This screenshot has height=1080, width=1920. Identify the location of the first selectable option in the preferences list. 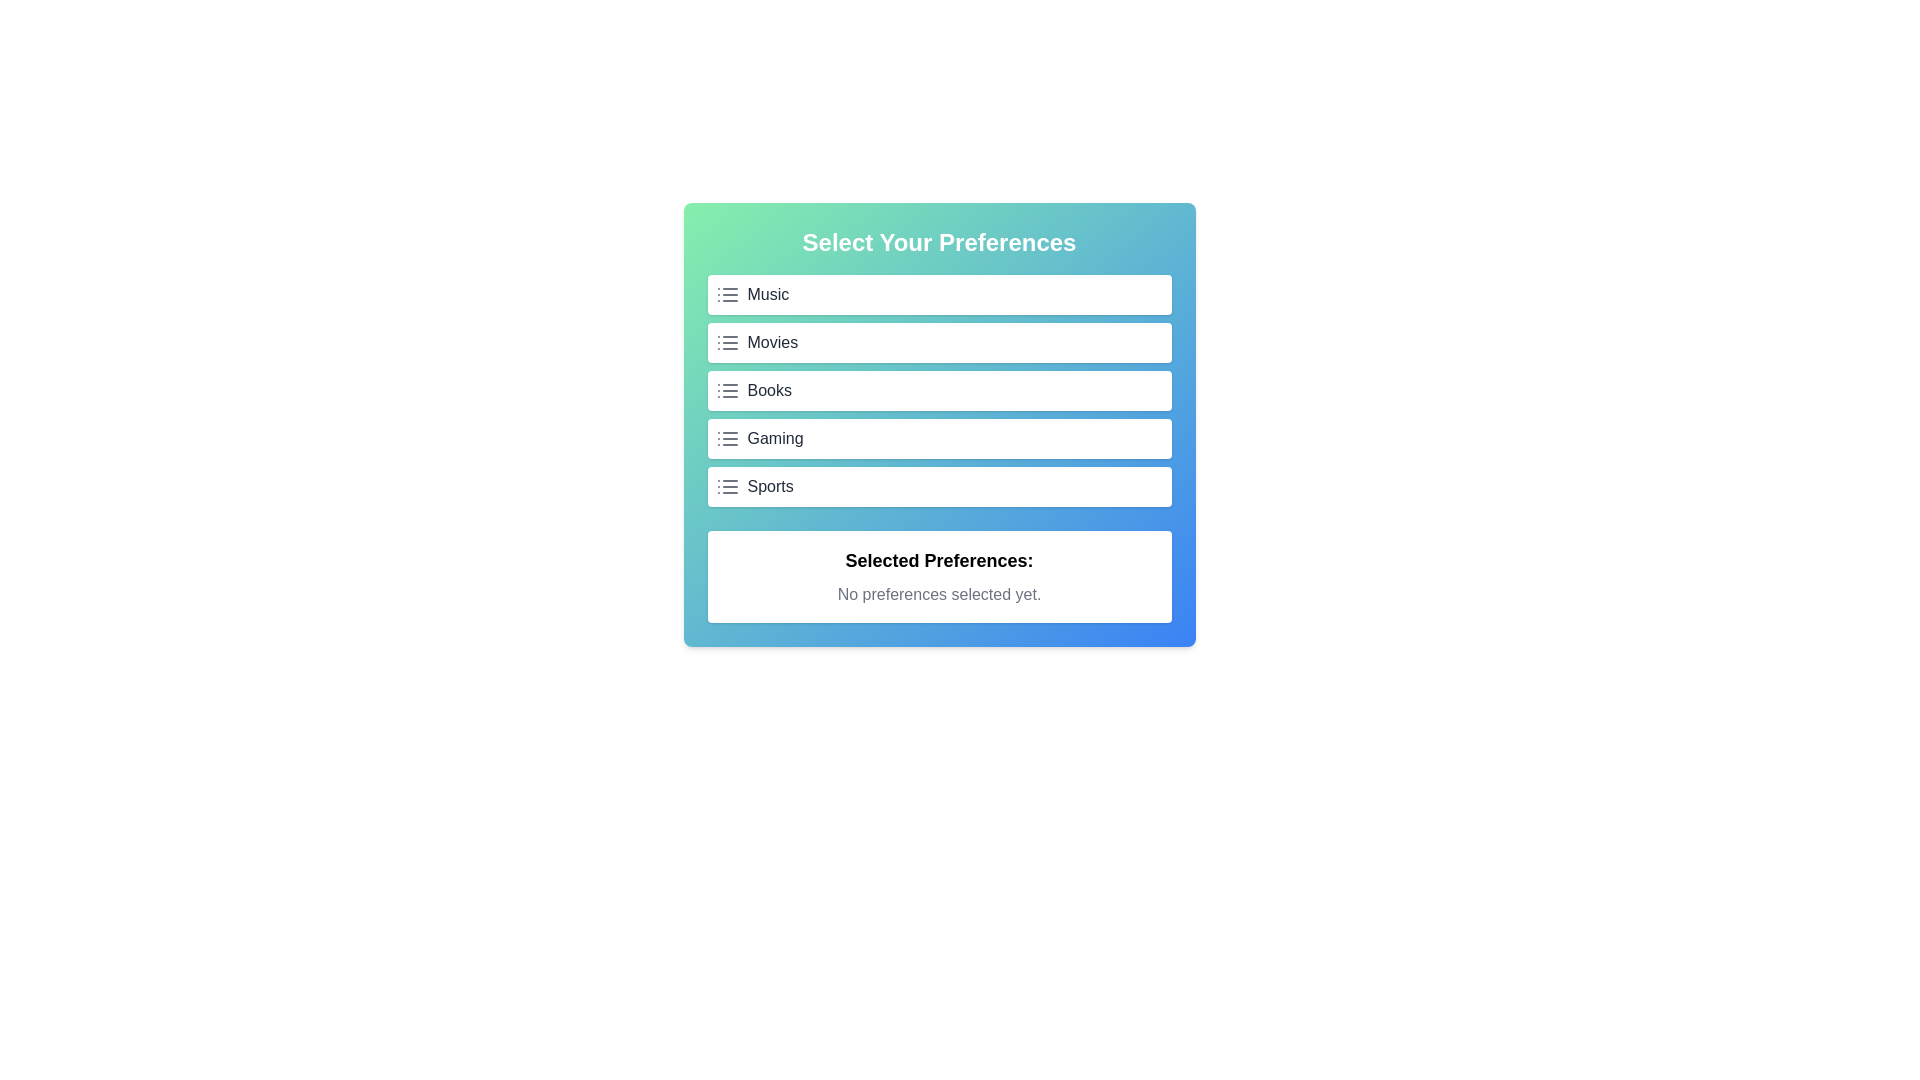
(938, 294).